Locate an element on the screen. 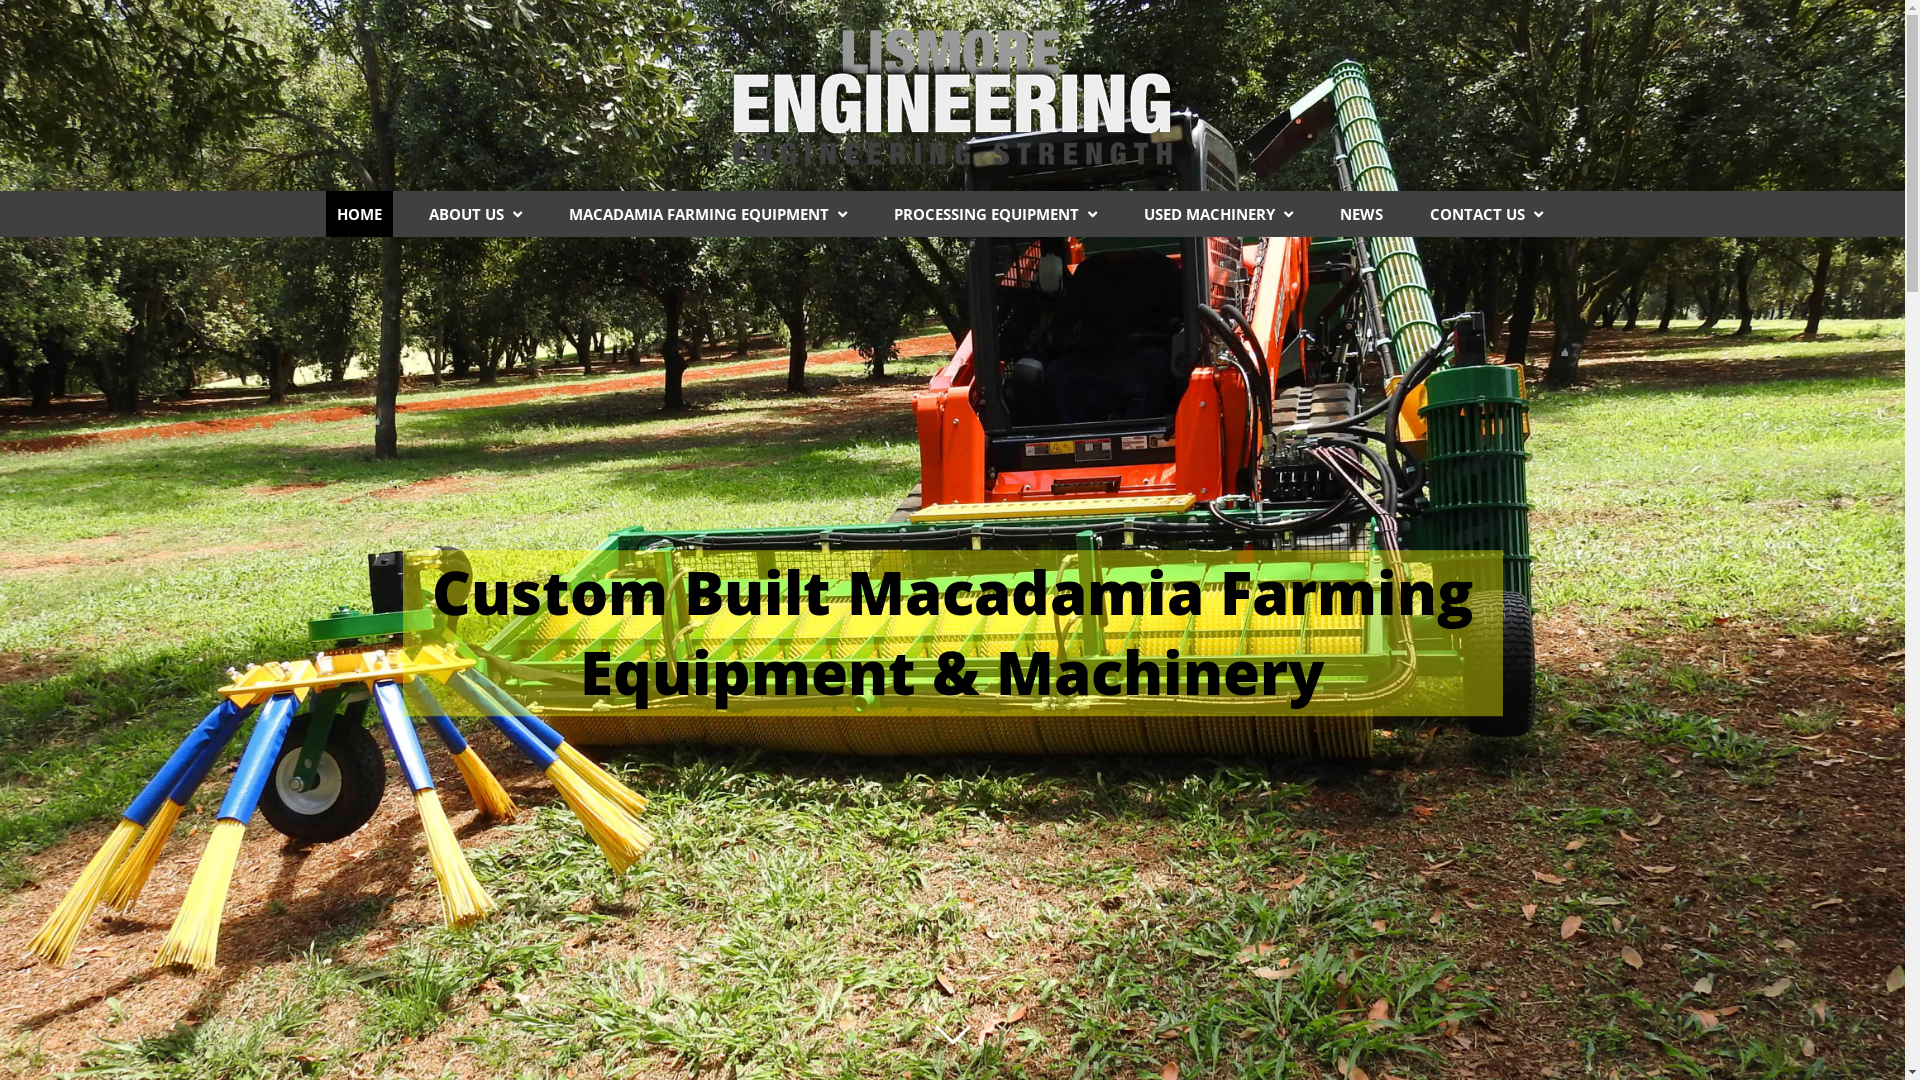  'HOME' is located at coordinates (359, 213).